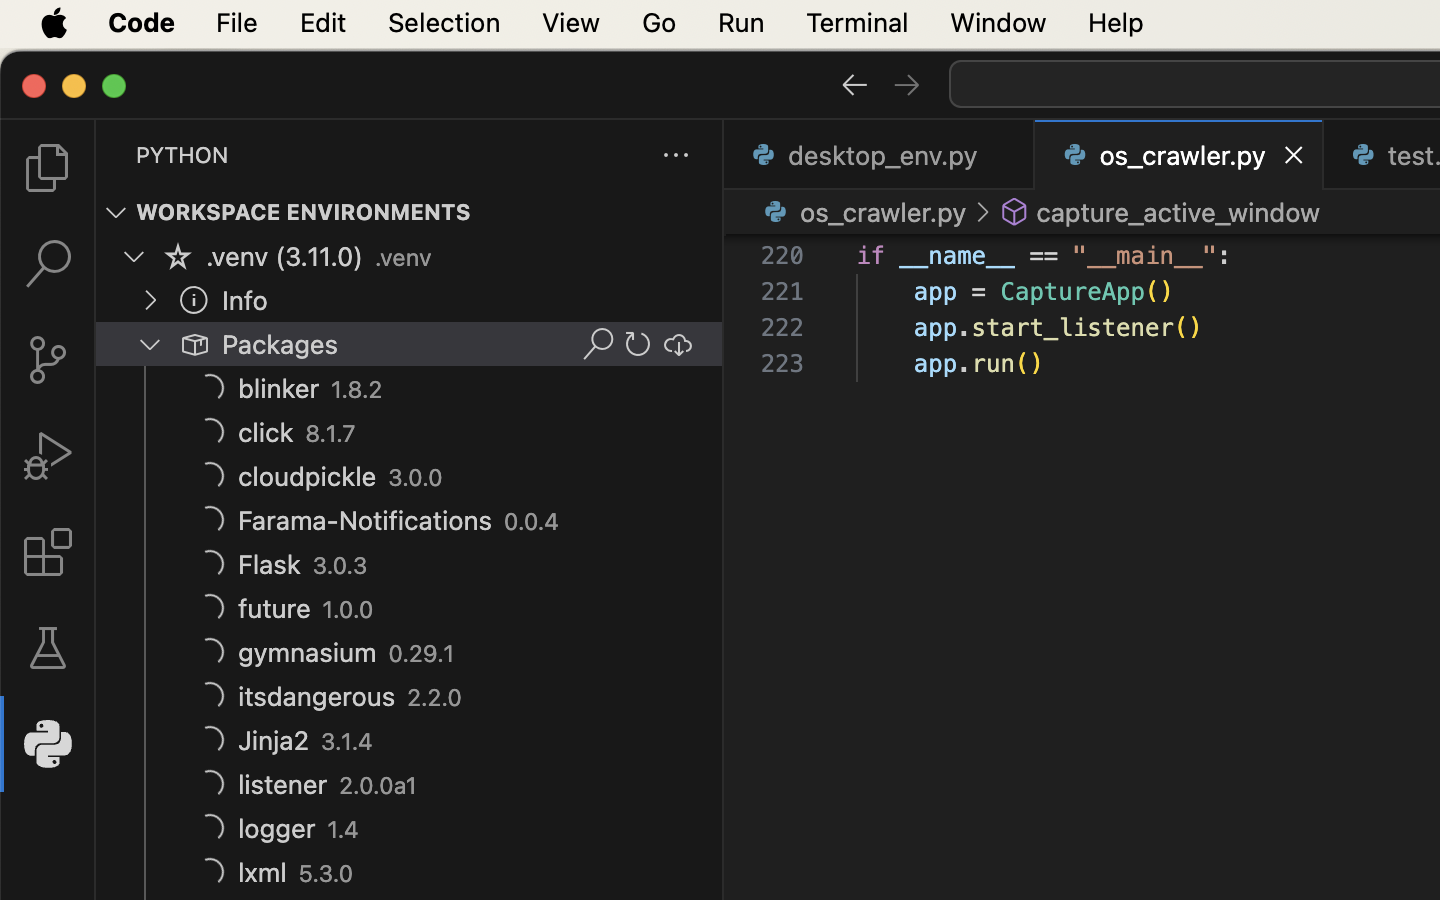 This screenshot has height=900, width=1440. I want to click on 'Flask', so click(269, 565).